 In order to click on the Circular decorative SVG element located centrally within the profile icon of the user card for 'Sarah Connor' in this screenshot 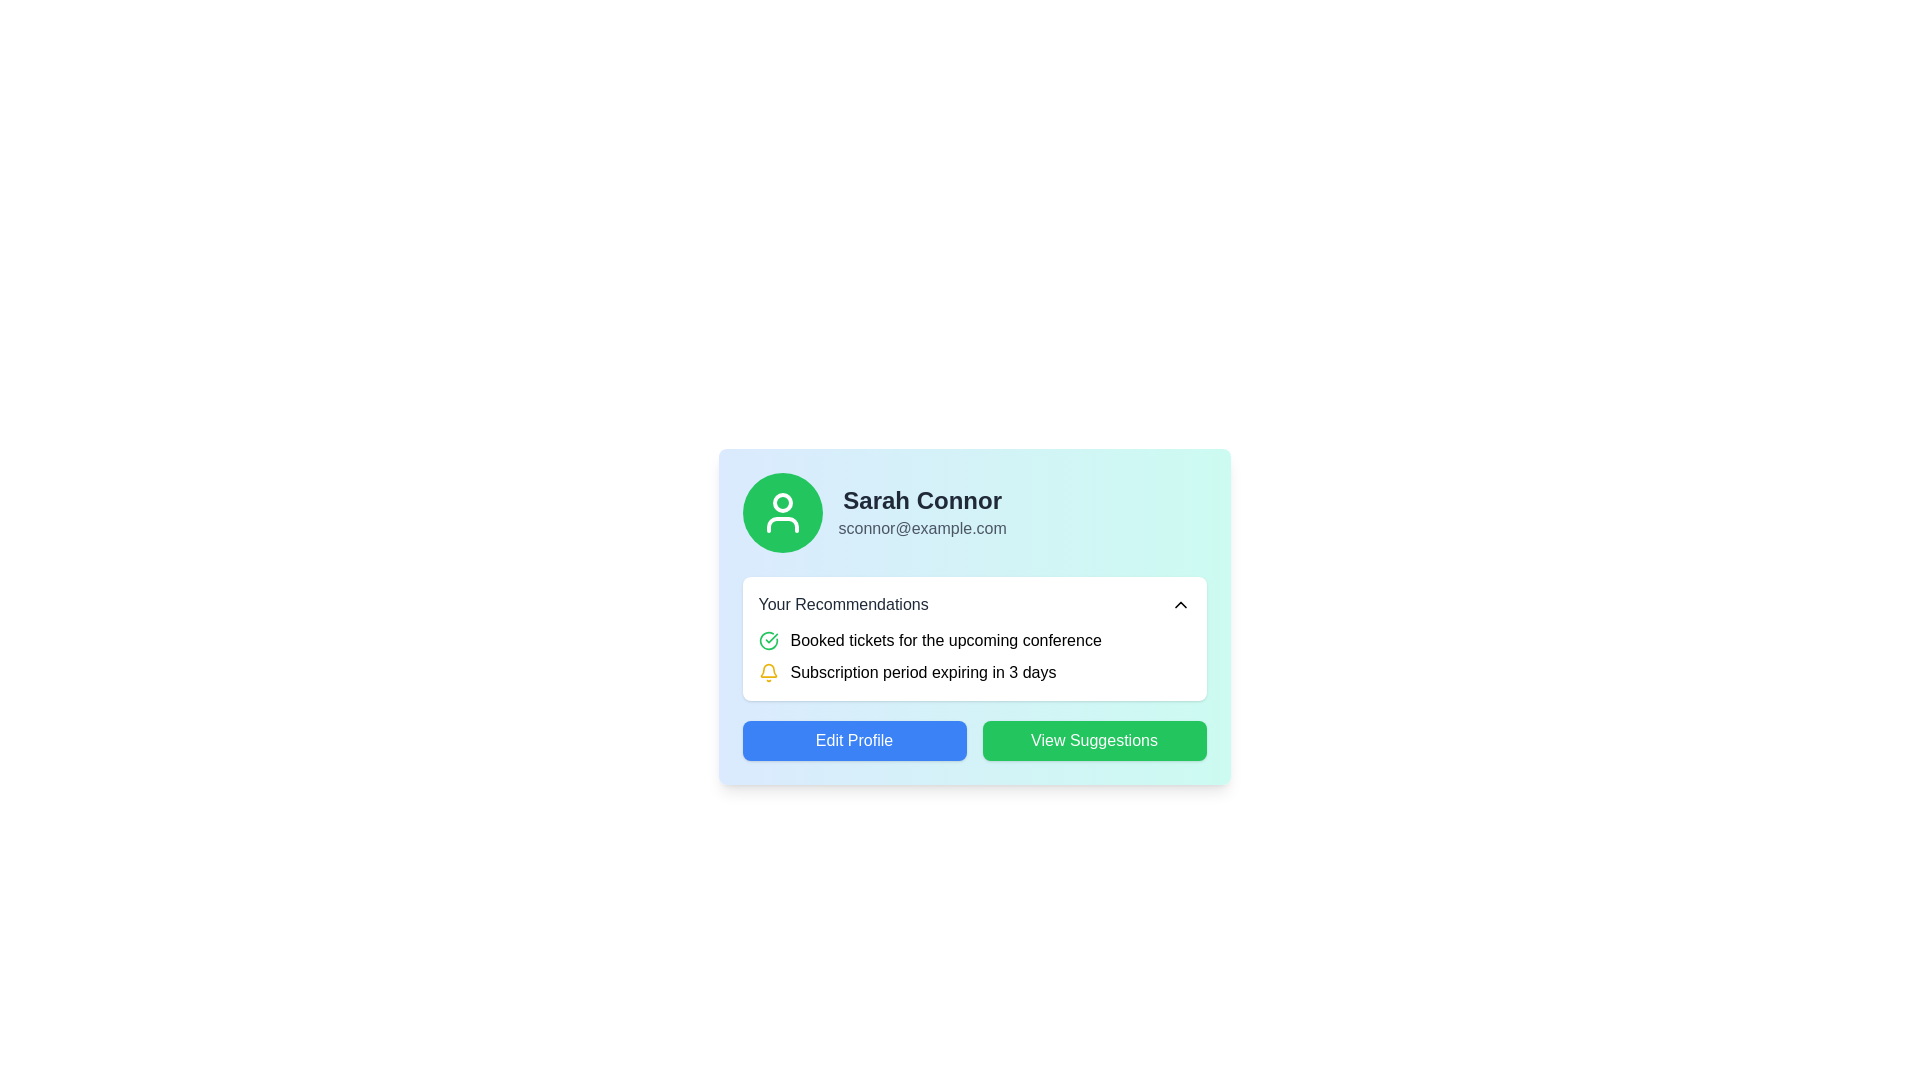, I will do `click(781, 501)`.